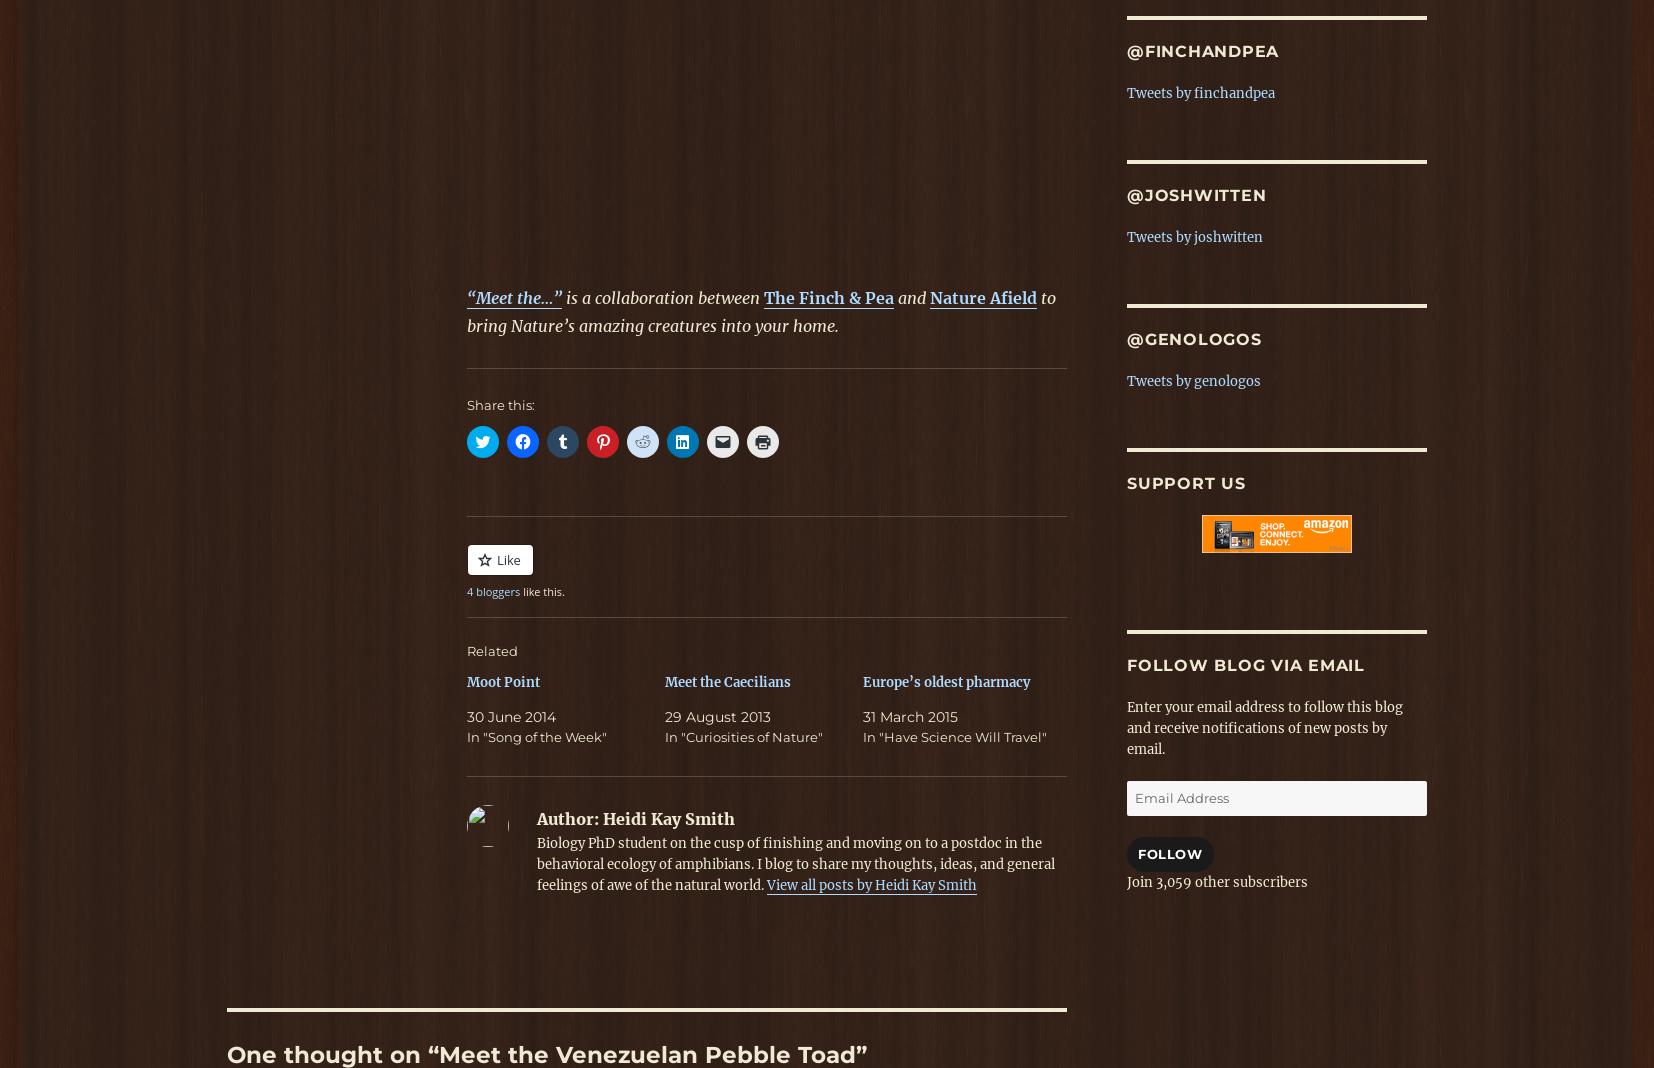  What do you see at coordinates (913, 296) in the screenshot?
I see `'and'` at bounding box center [913, 296].